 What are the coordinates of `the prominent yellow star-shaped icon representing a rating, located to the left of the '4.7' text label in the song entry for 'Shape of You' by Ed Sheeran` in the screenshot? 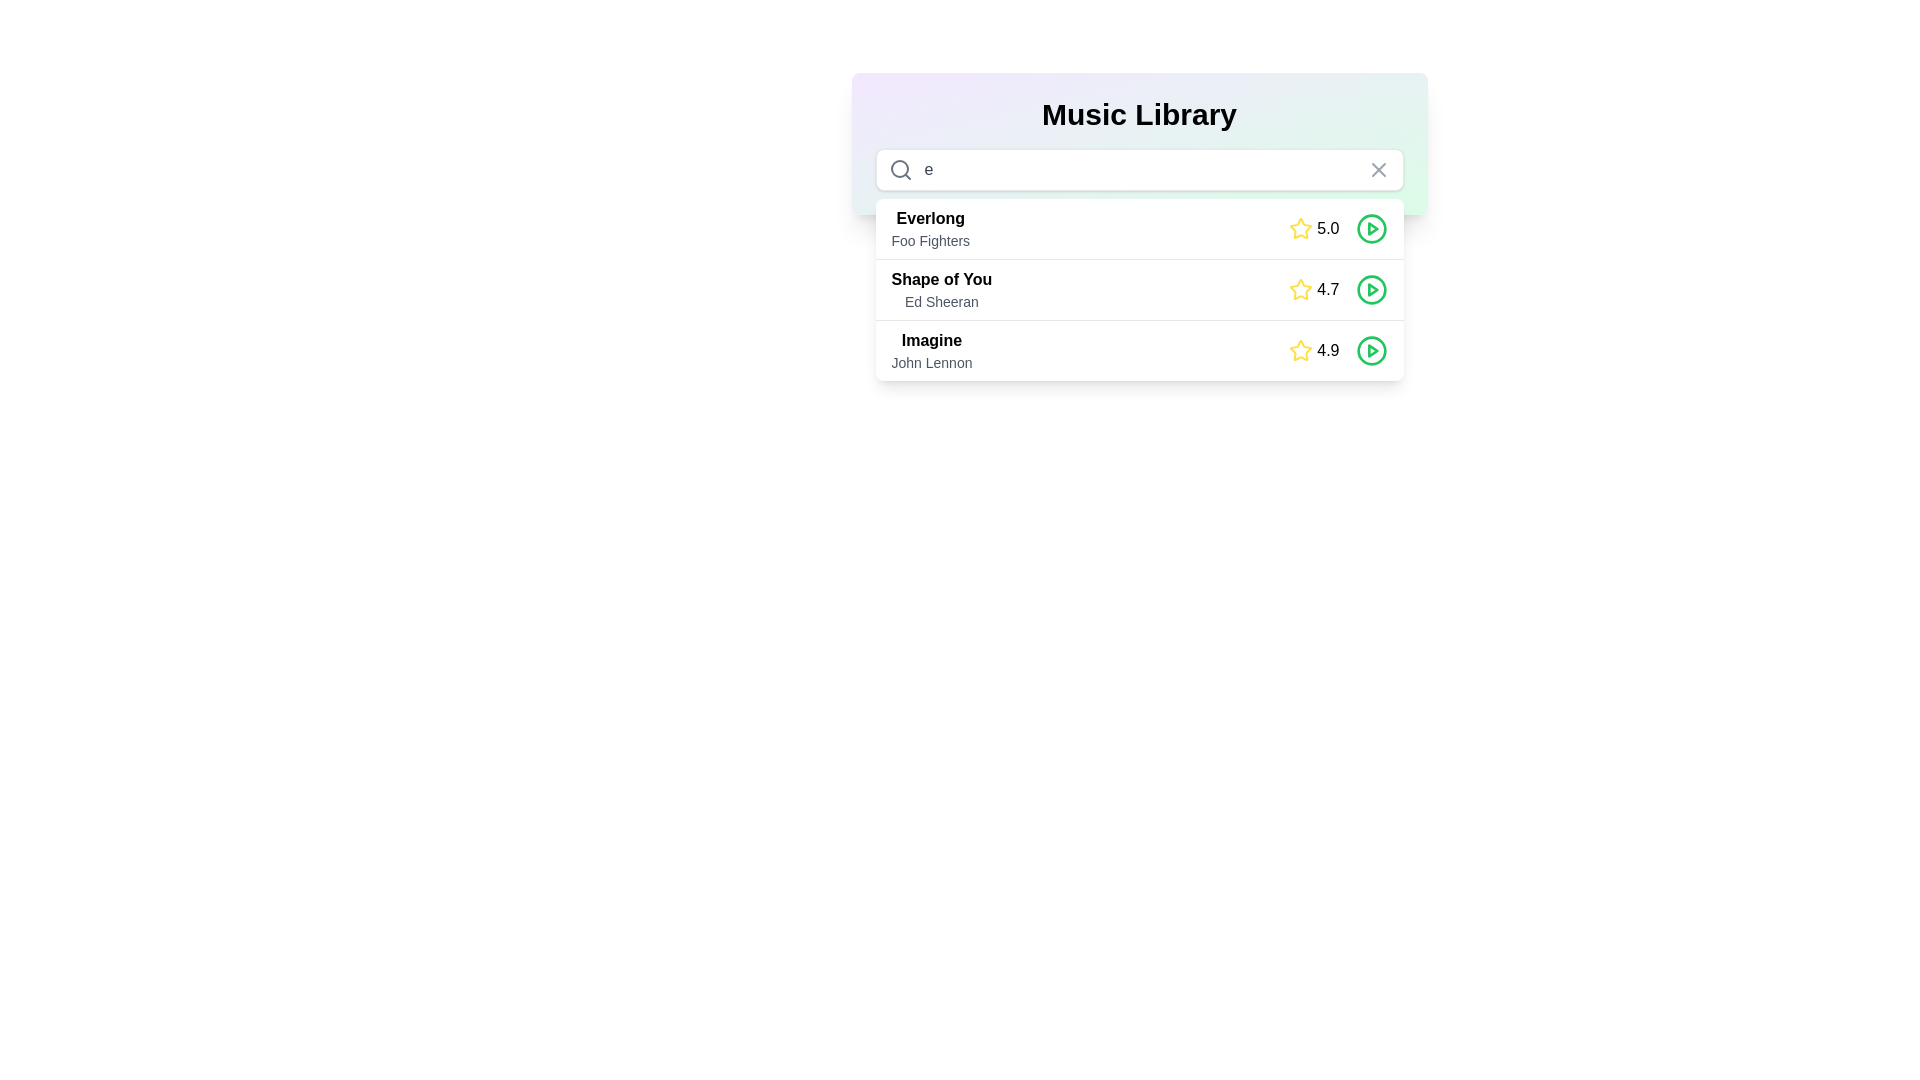 It's located at (1301, 289).